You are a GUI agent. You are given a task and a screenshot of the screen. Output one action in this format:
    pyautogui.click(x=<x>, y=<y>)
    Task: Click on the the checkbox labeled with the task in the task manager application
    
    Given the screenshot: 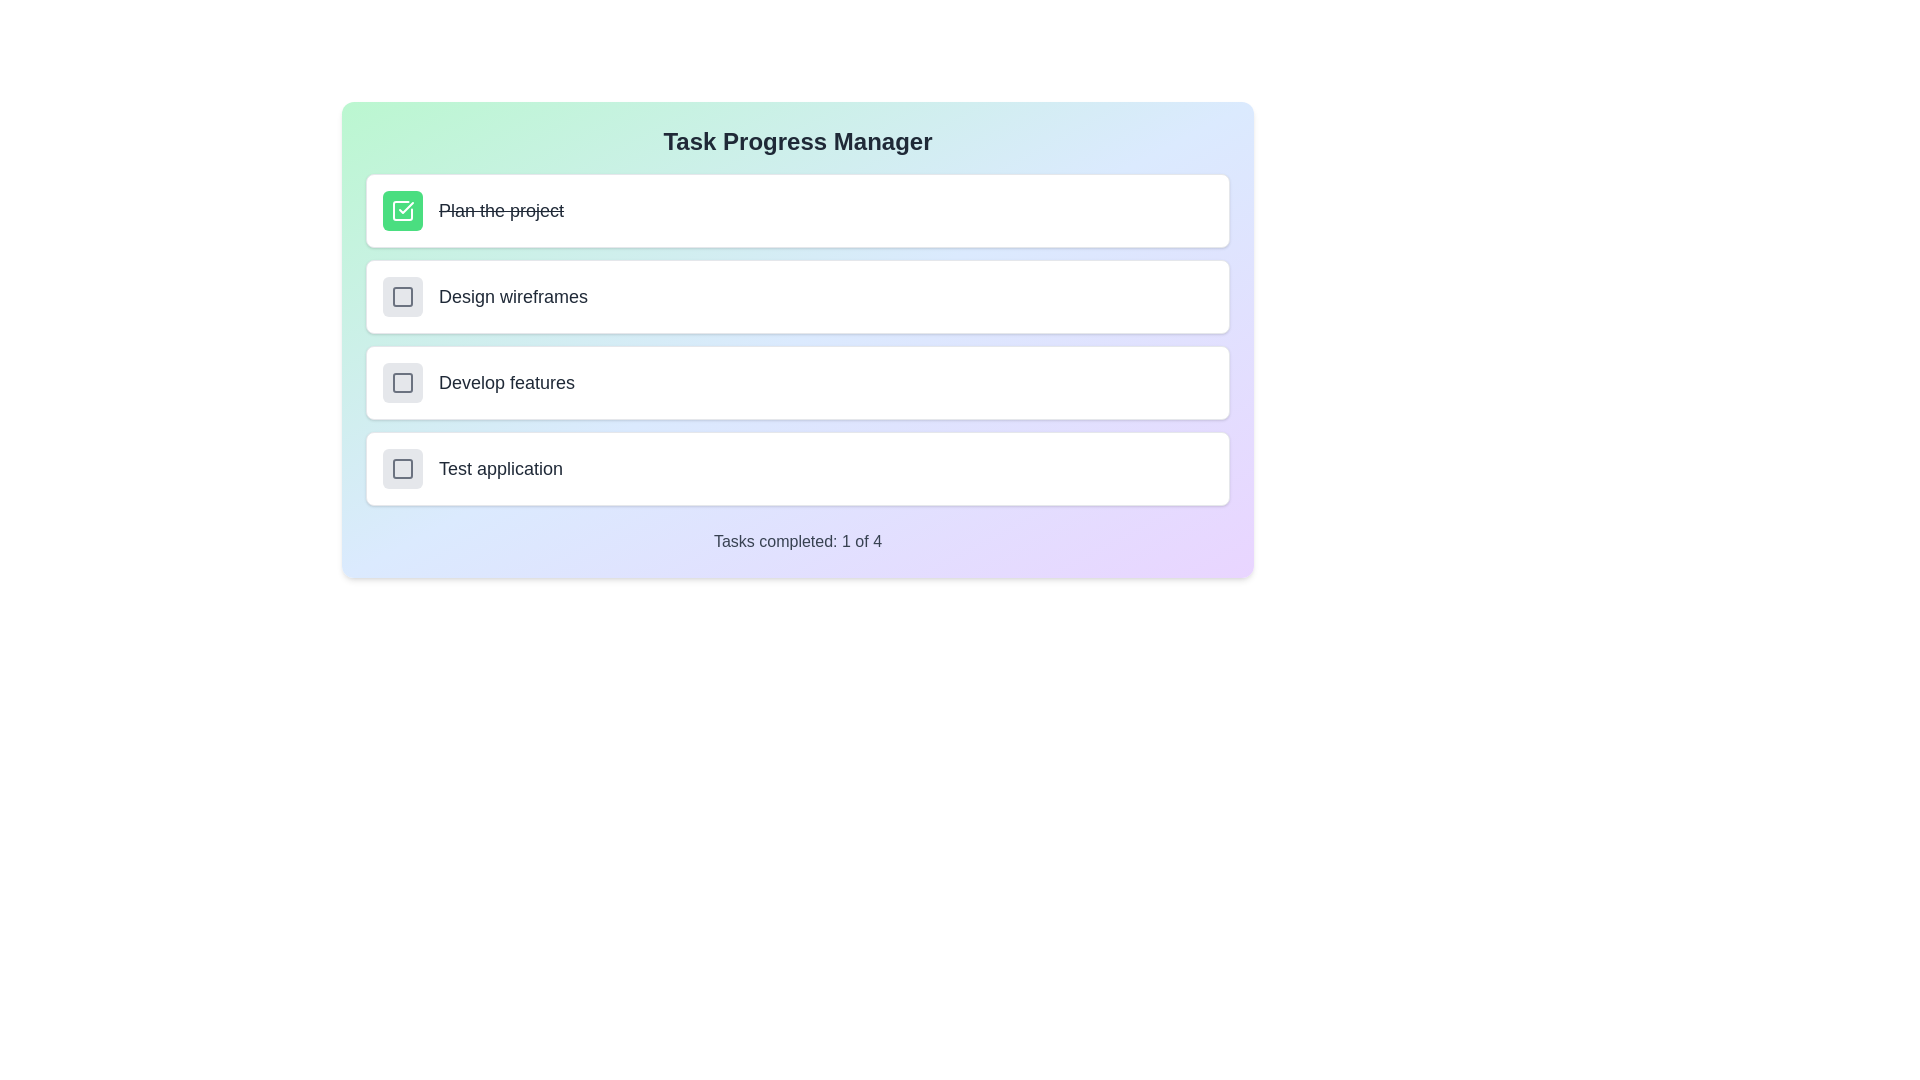 What is the action you would take?
    pyautogui.click(x=478, y=382)
    